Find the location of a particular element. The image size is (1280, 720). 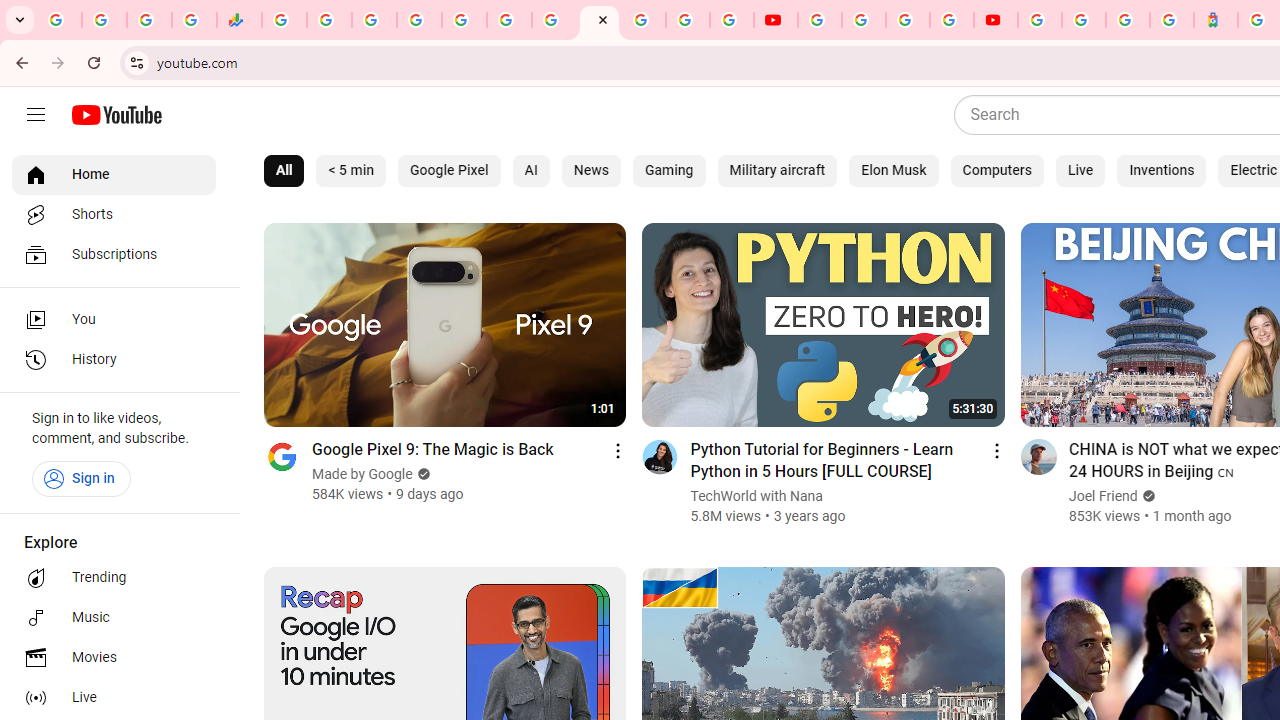

'History' is located at coordinates (112, 360).